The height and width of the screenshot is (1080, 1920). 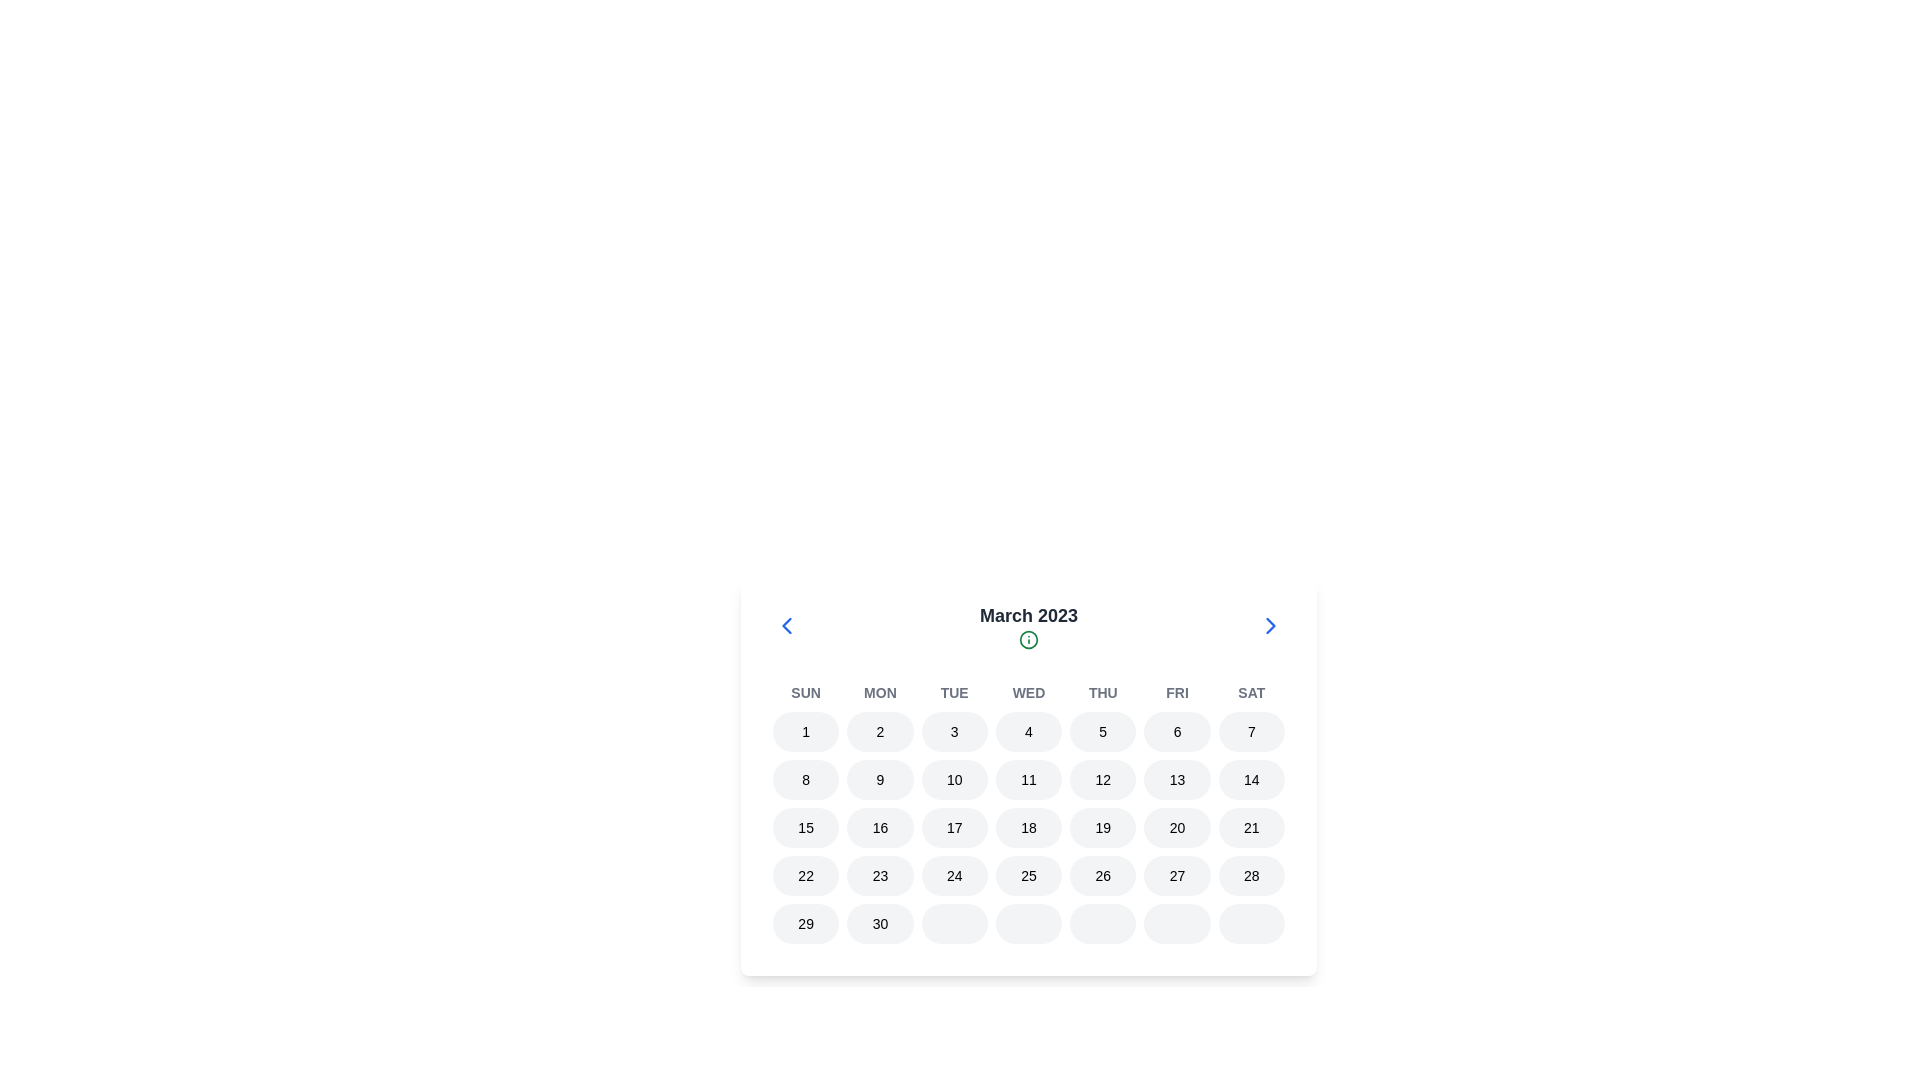 What do you see at coordinates (806, 828) in the screenshot?
I see `the circular button with a light gray background containing the number '15'` at bounding box center [806, 828].